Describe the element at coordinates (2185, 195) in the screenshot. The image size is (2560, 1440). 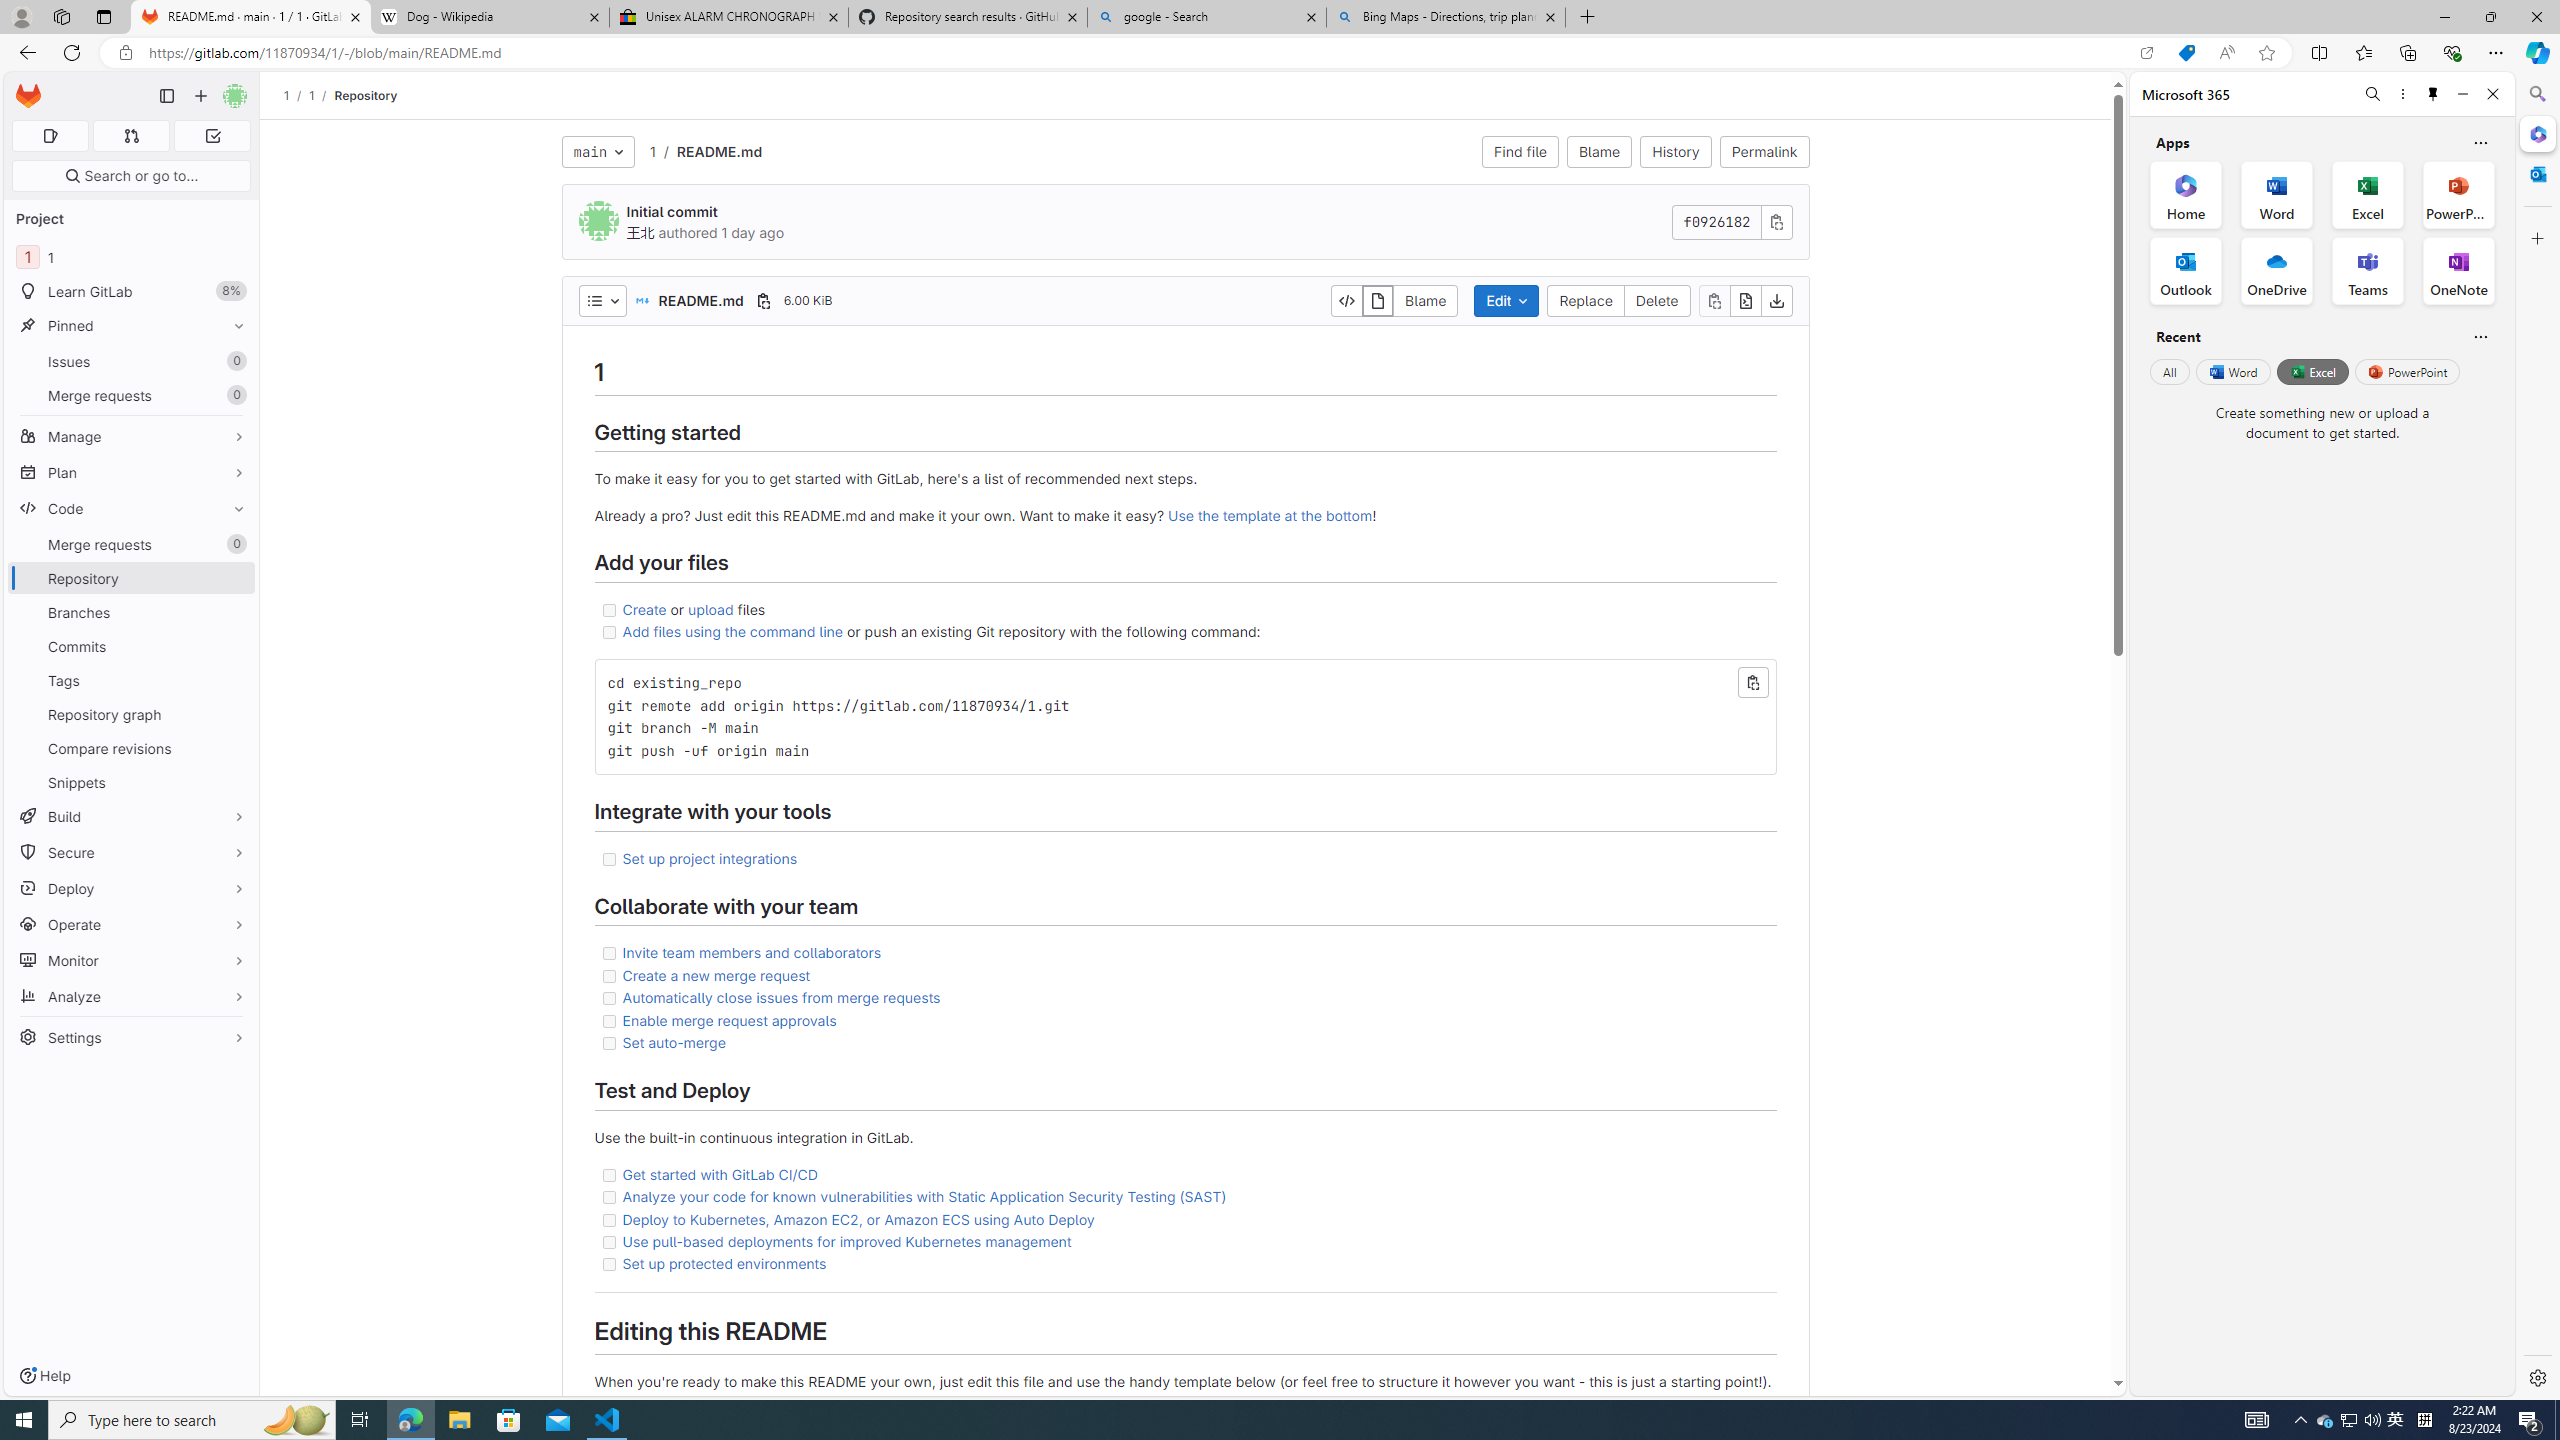
I see `'Home Office App'` at that location.